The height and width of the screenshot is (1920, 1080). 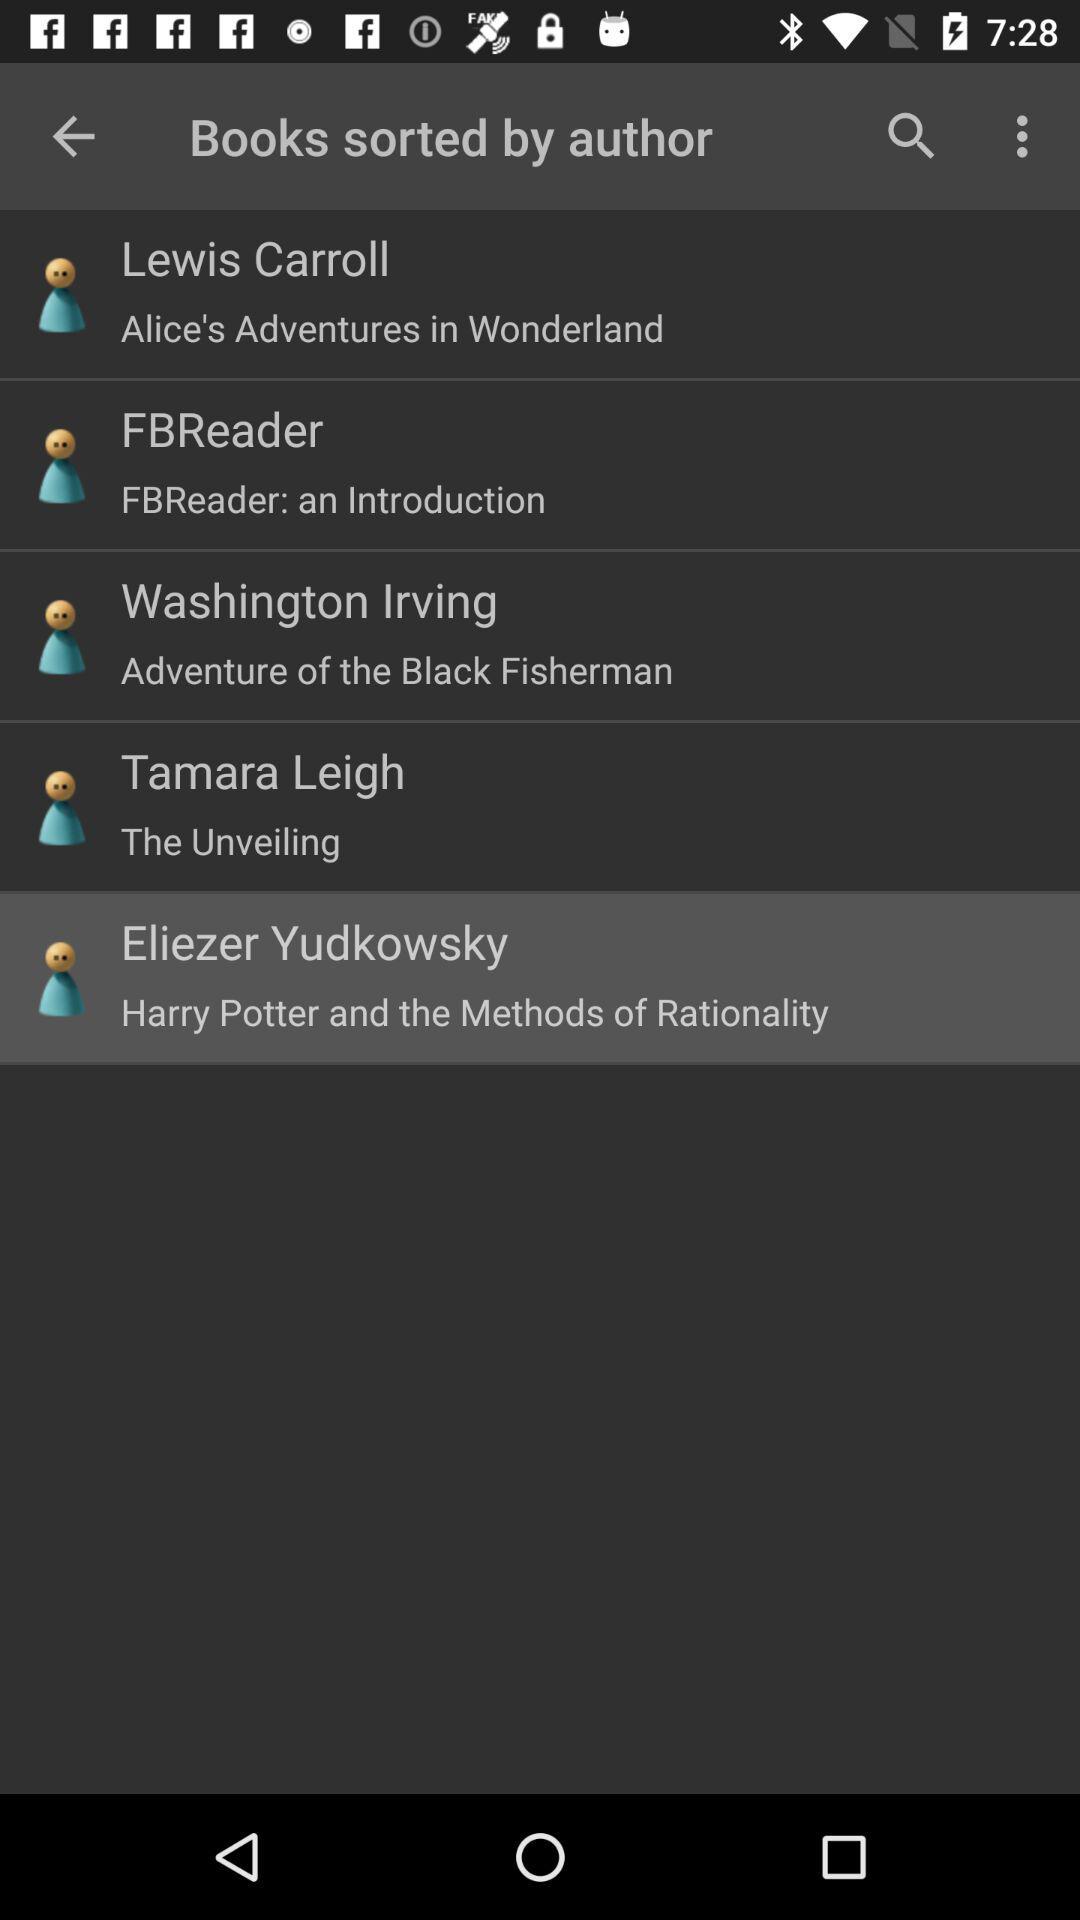 What do you see at coordinates (314, 940) in the screenshot?
I see `icon above the harry potter and icon` at bounding box center [314, 940].